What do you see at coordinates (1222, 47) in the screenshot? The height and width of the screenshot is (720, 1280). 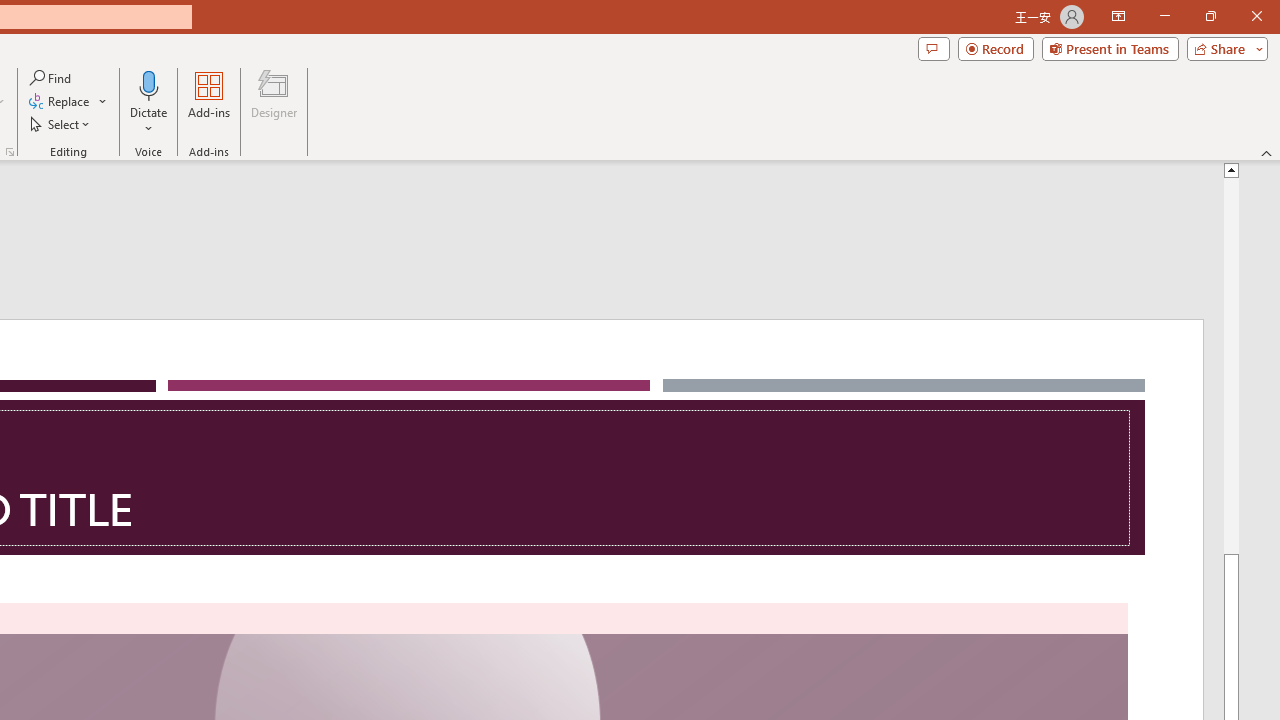 I see `'Share'` at bounding box center [1222, 47].